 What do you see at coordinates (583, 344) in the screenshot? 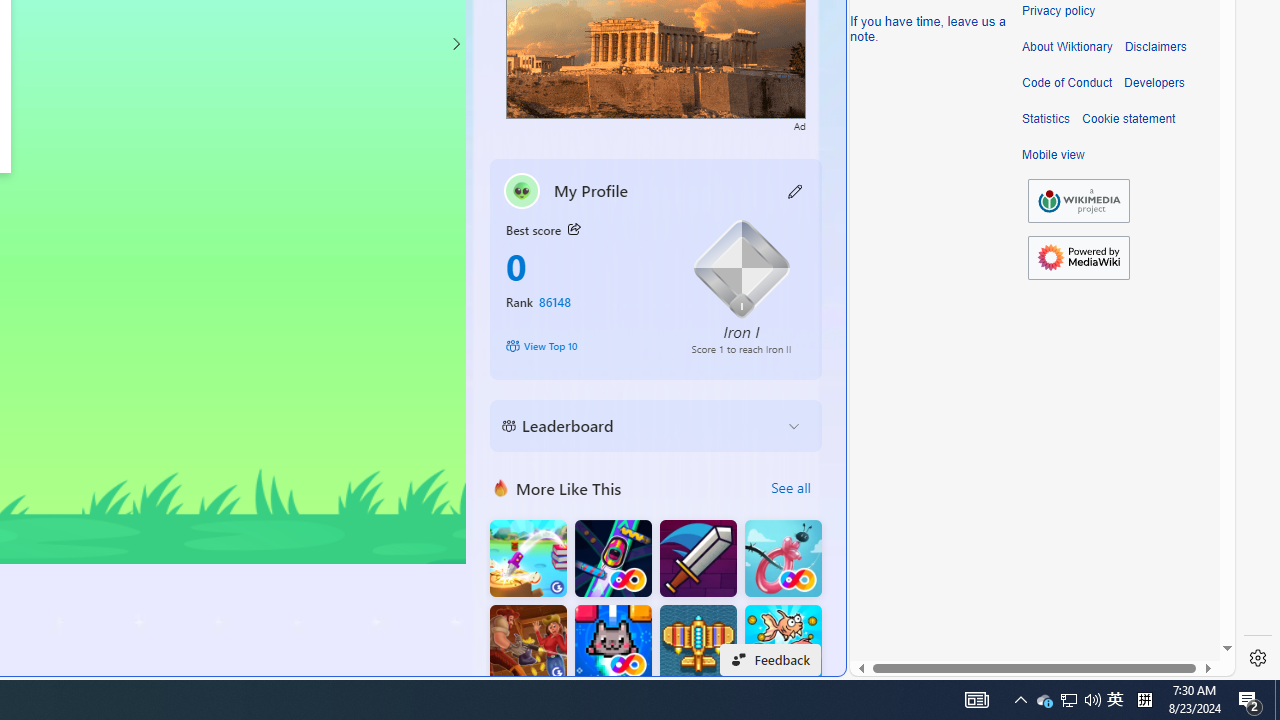
I see `'View Top 10'` at bounding box center [583, 344].